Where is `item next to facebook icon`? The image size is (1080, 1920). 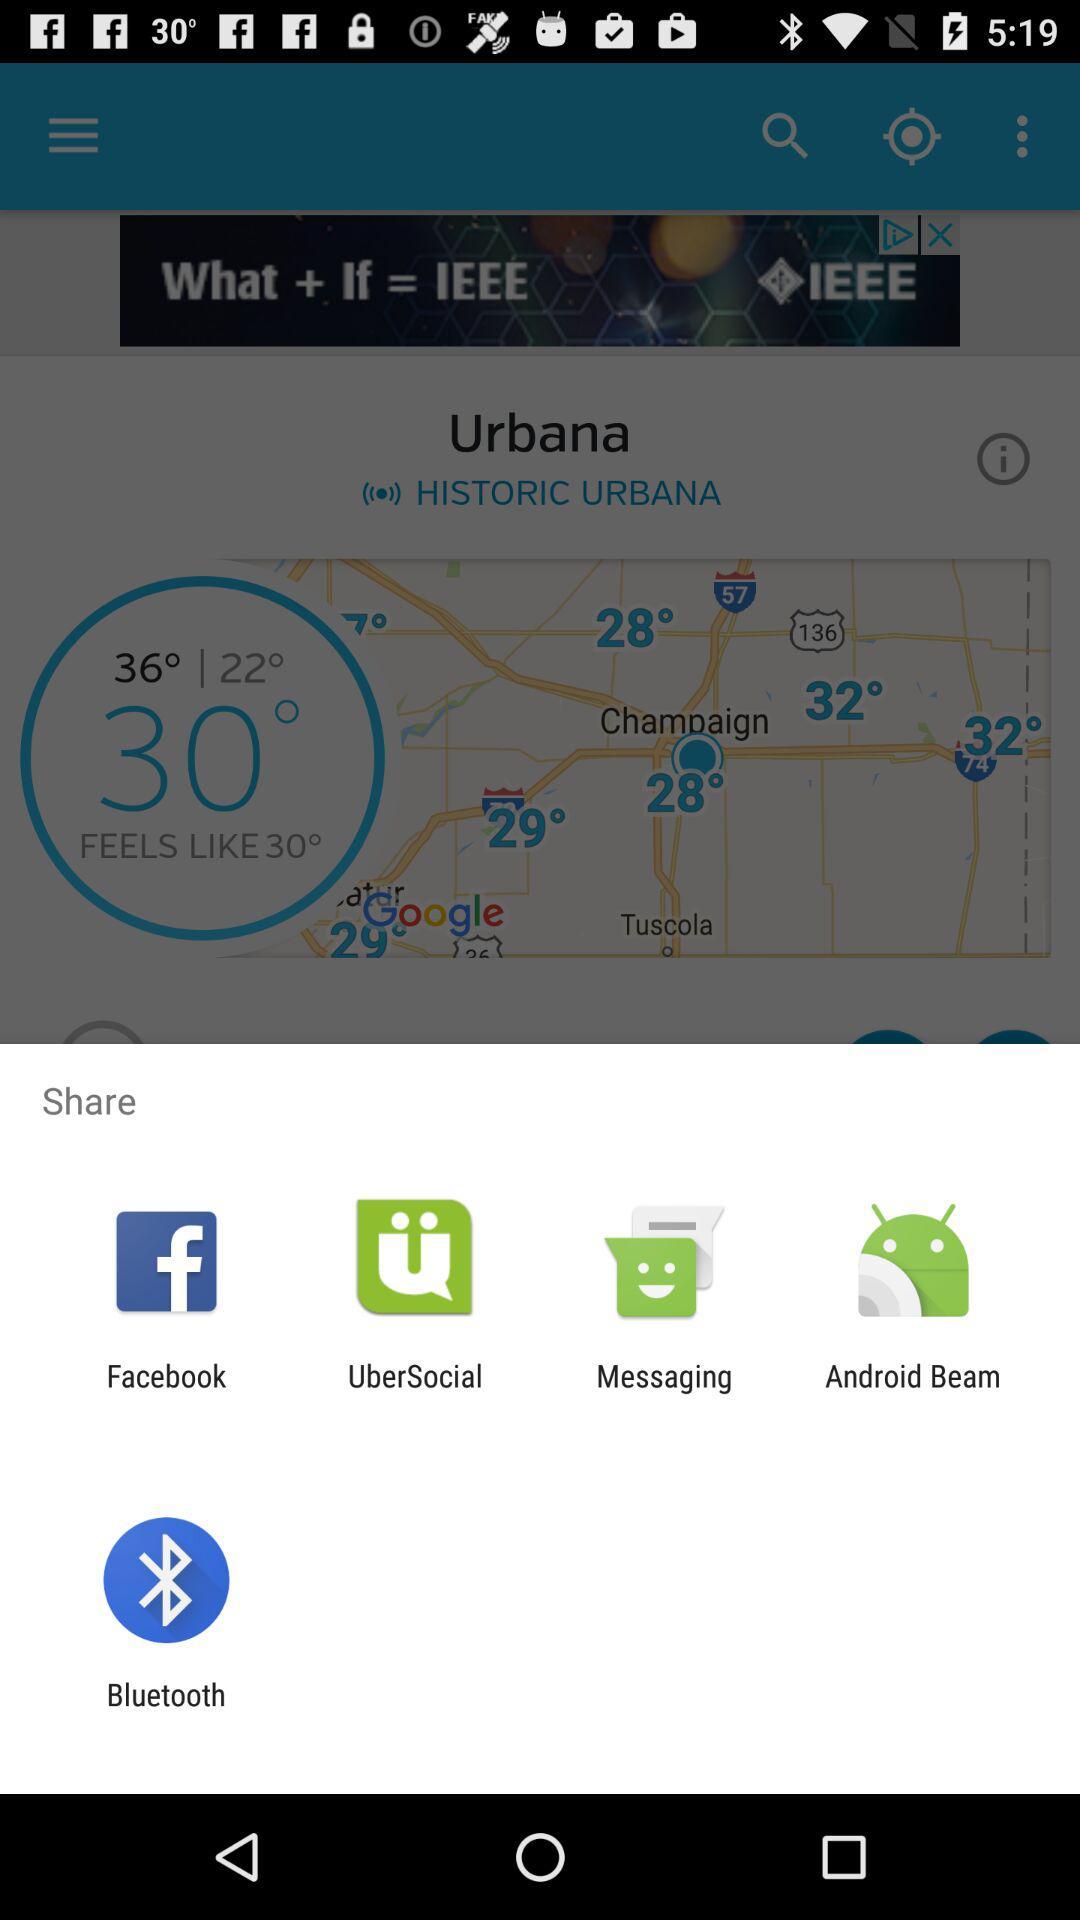 item next to facebook icon is located at coordinates (414, 1392).